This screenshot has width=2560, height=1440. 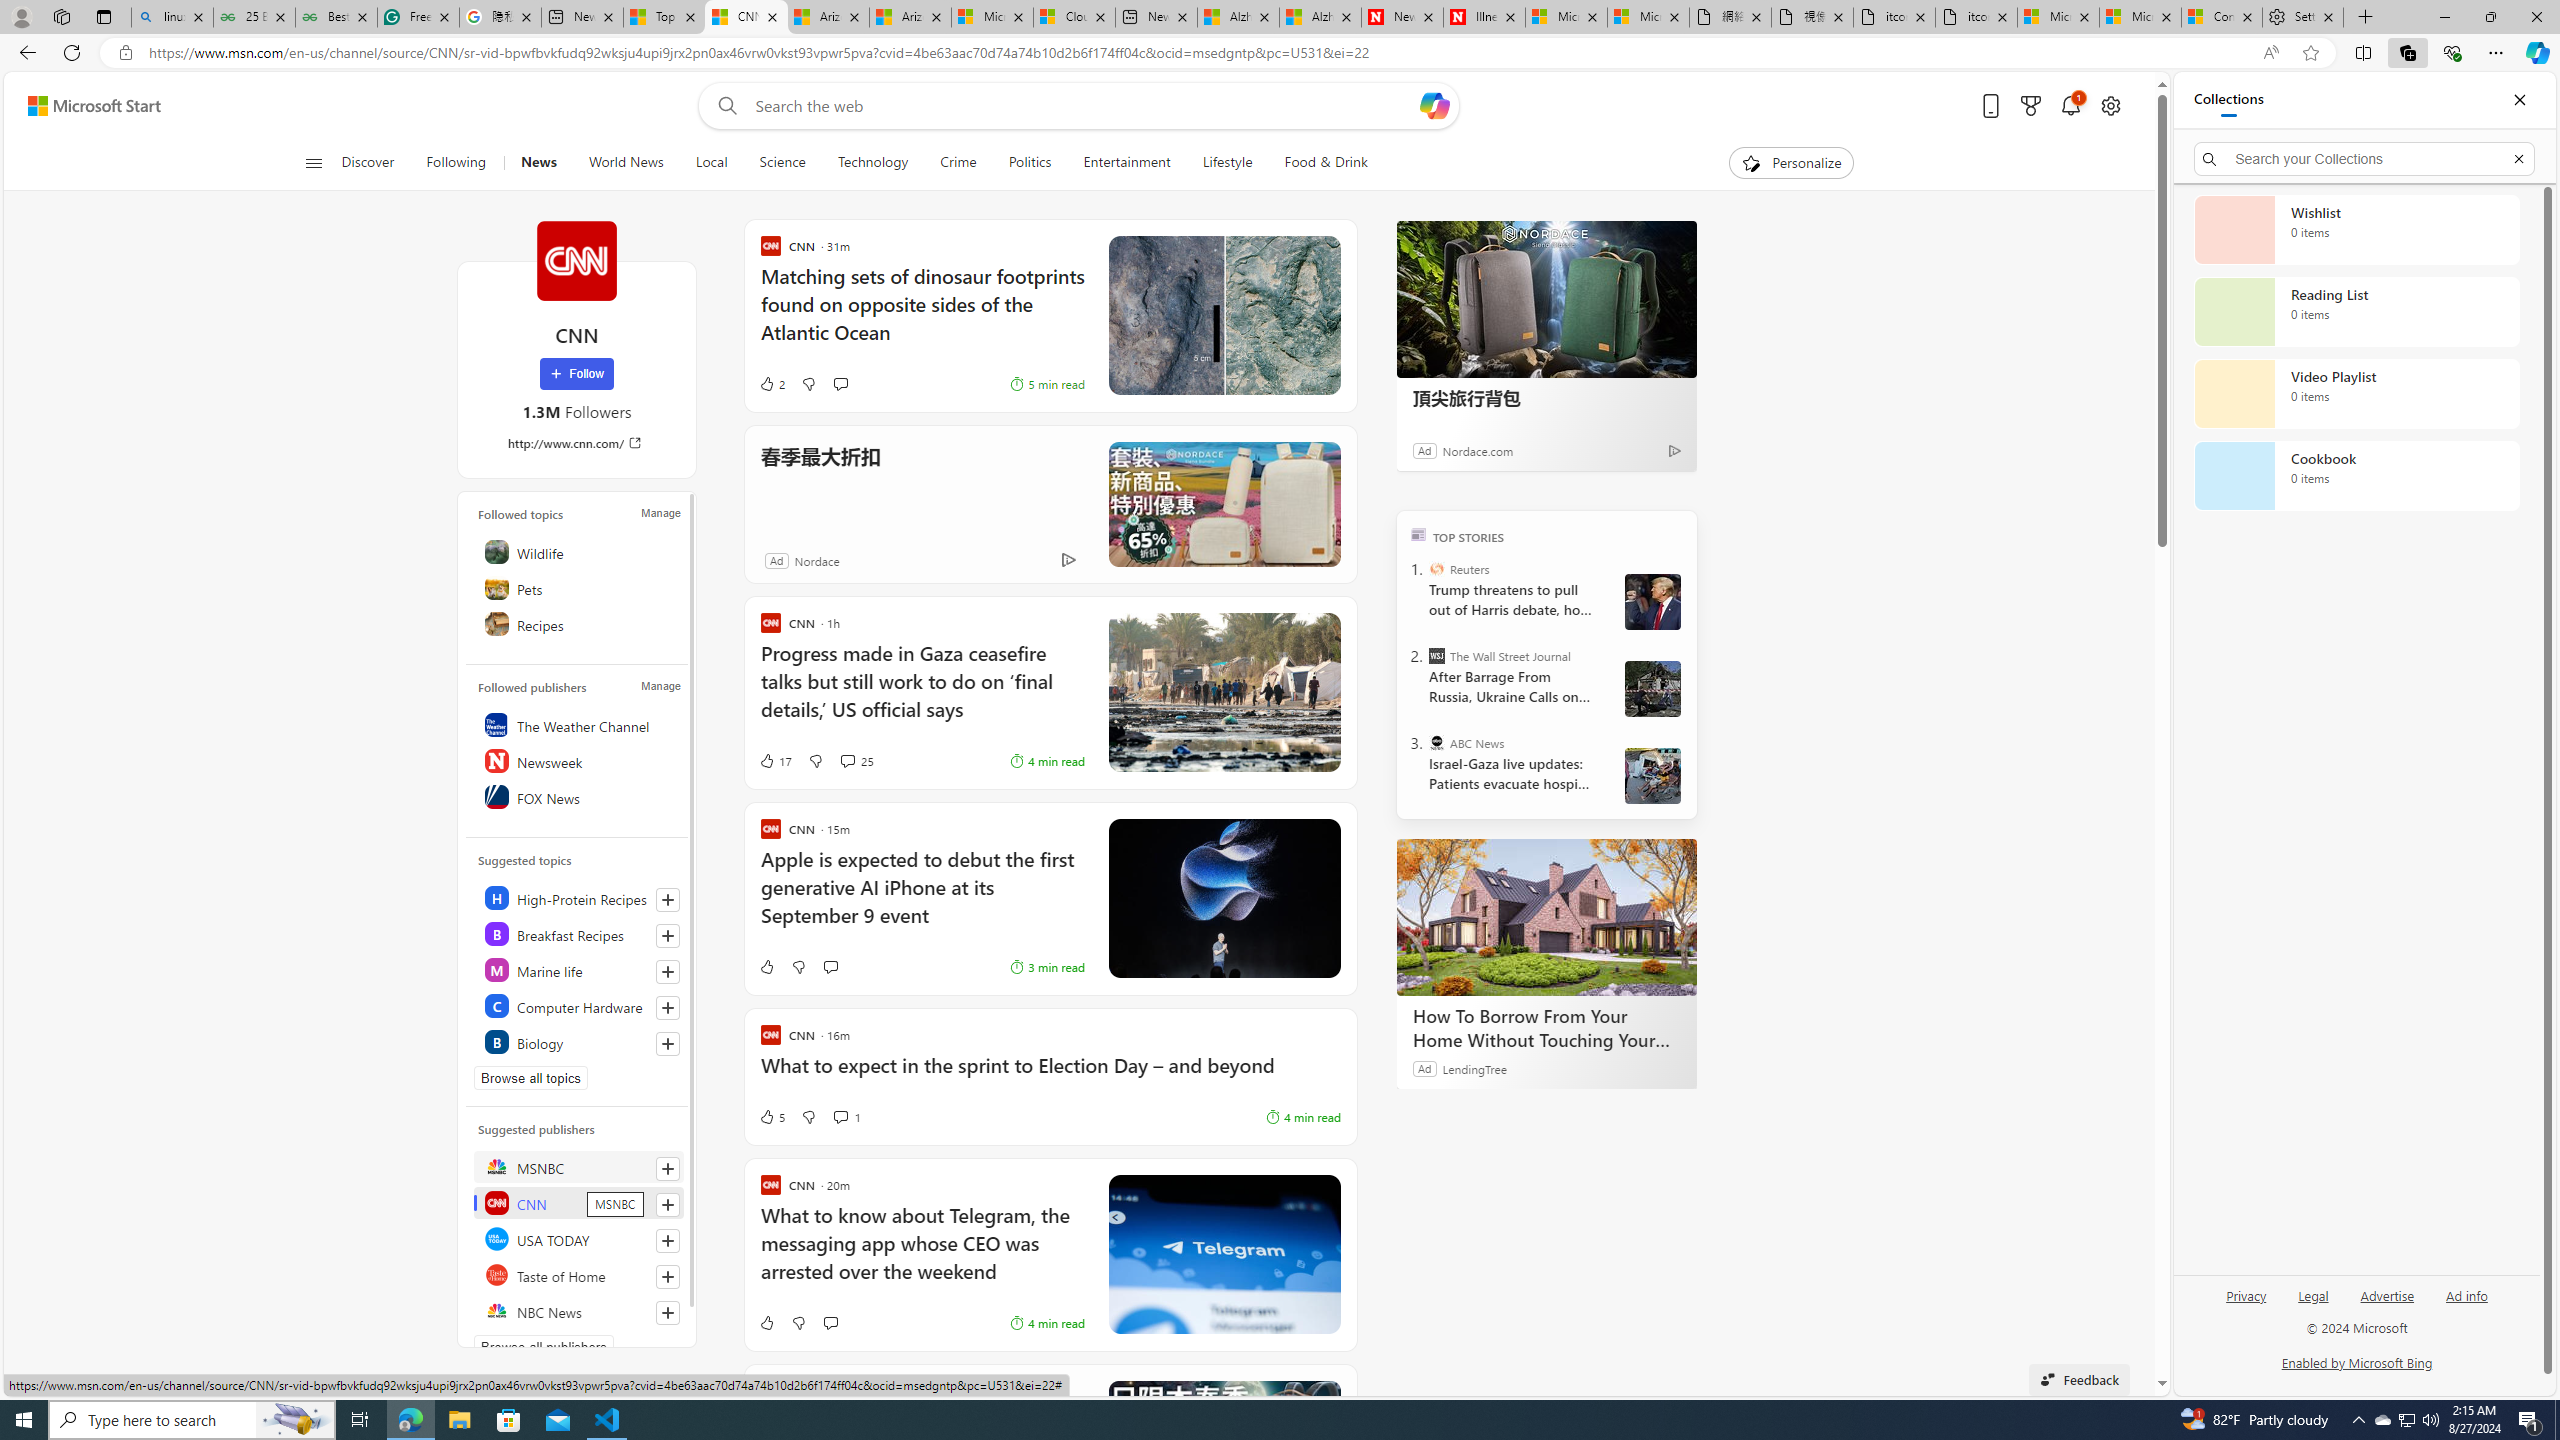 What do you see at coordinates (1483, 16) in the screenshot?
I see `'Illness news & latest pictures from Newsweek.com'` at bounding box center [1483, 16].